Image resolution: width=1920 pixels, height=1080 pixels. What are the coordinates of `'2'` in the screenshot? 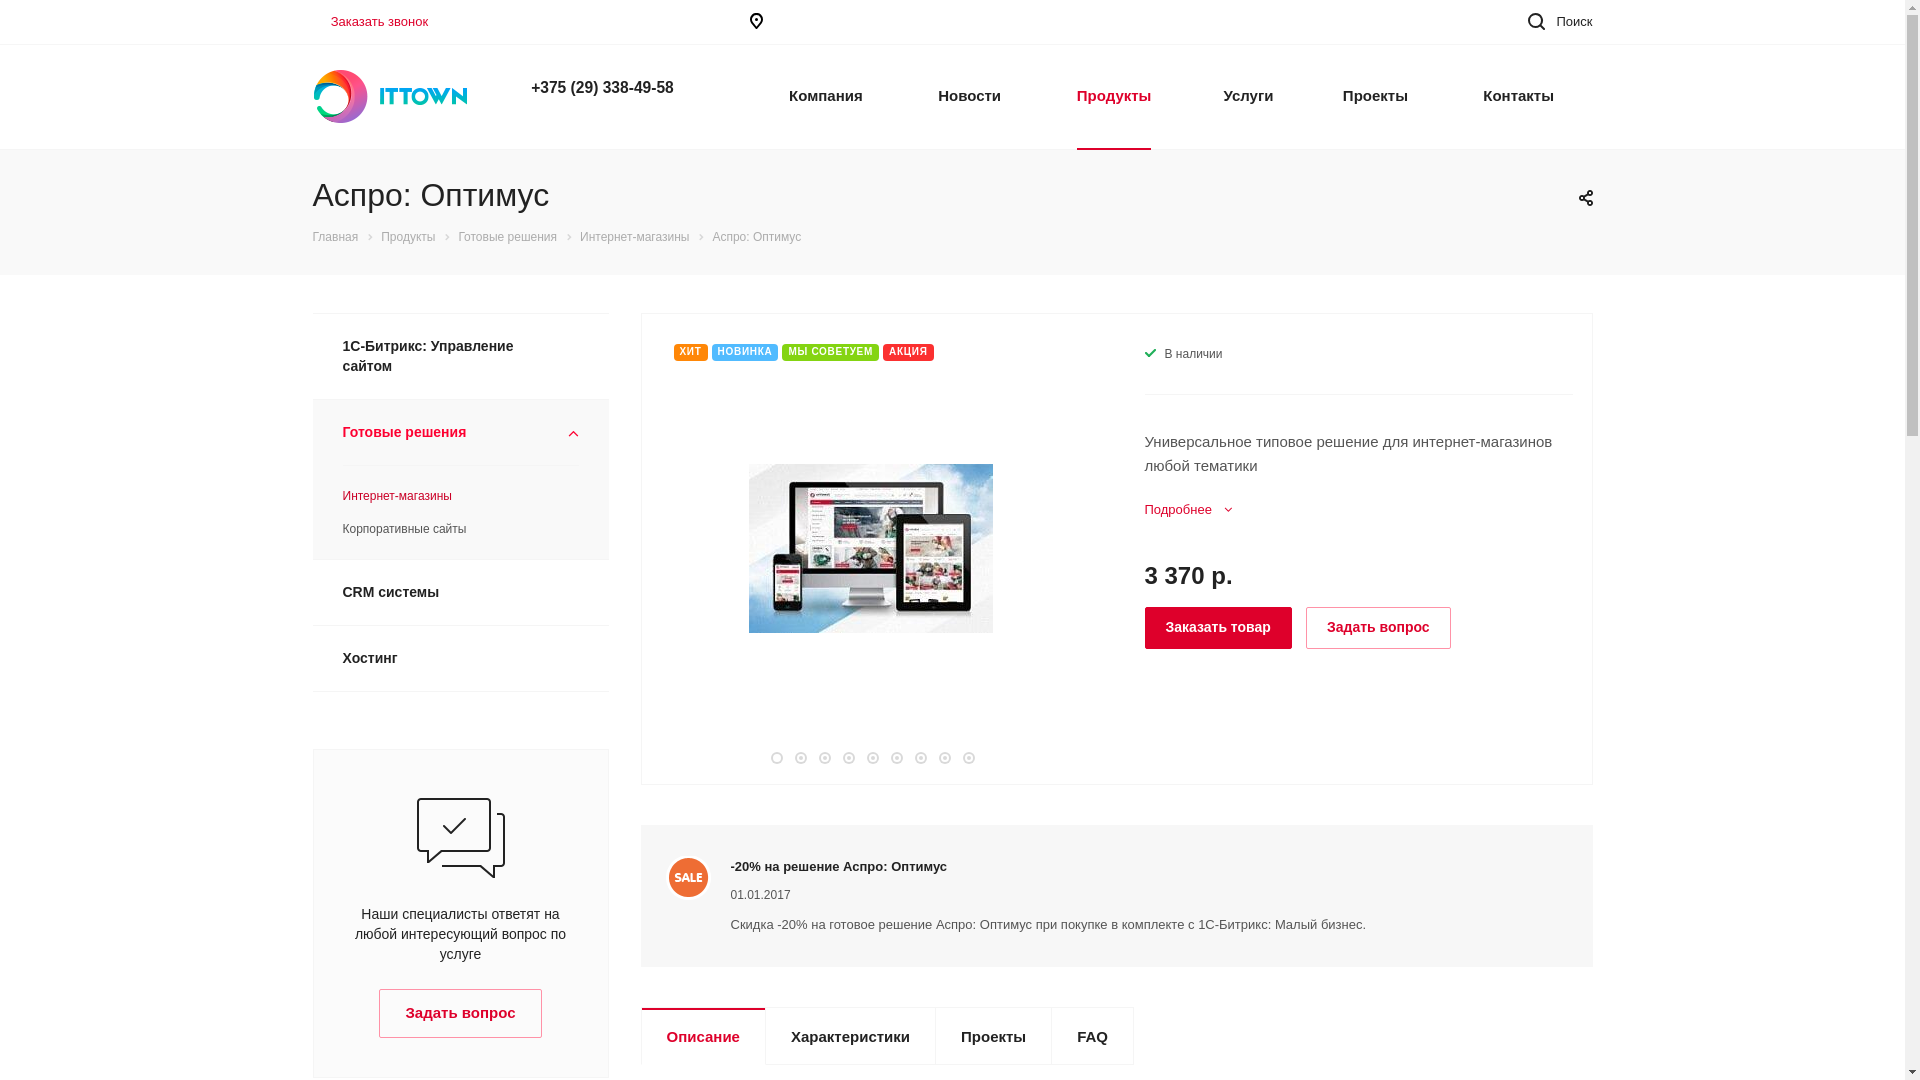 It's located at (795, 758).